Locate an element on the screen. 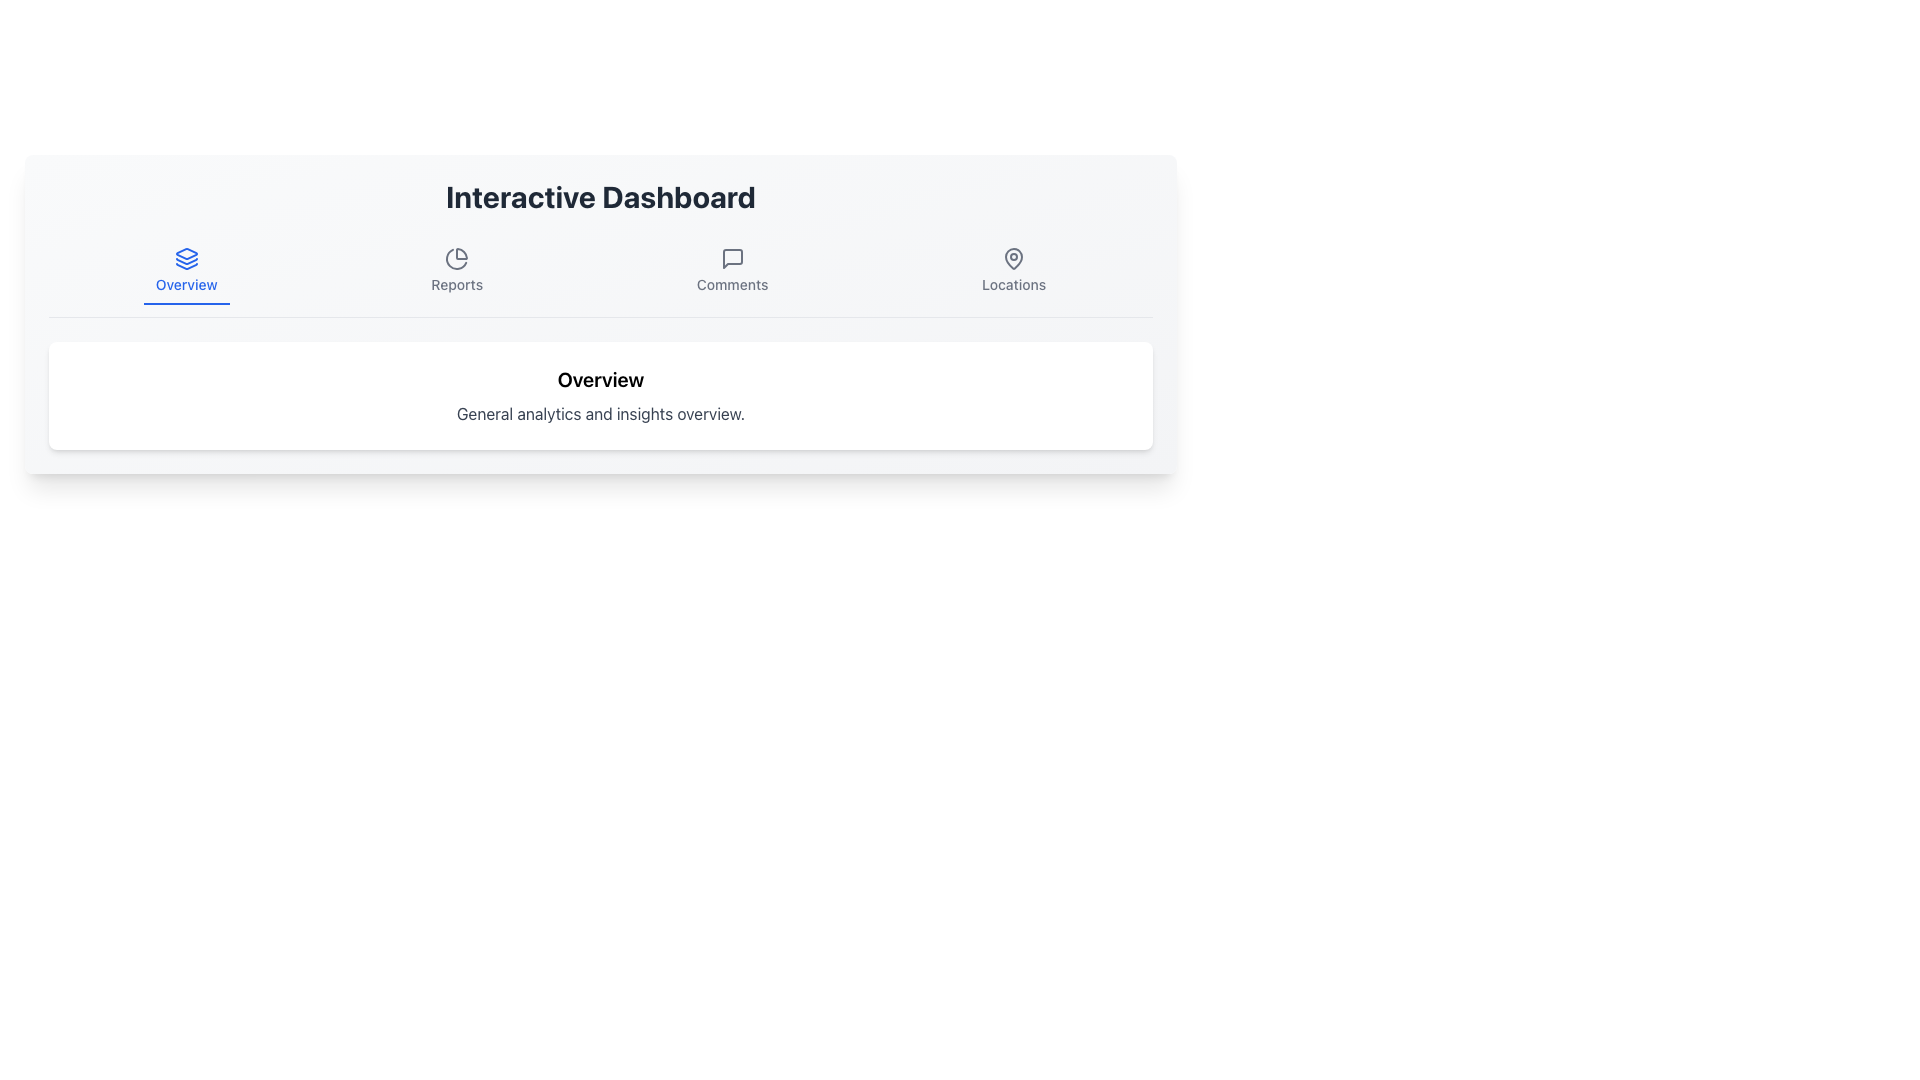 This screenshot has height=1080, width=1920. the 'Reports' icon located centrally above the 'Reports' label in the second section of the navigation bar is located at coordinates (456, 257).